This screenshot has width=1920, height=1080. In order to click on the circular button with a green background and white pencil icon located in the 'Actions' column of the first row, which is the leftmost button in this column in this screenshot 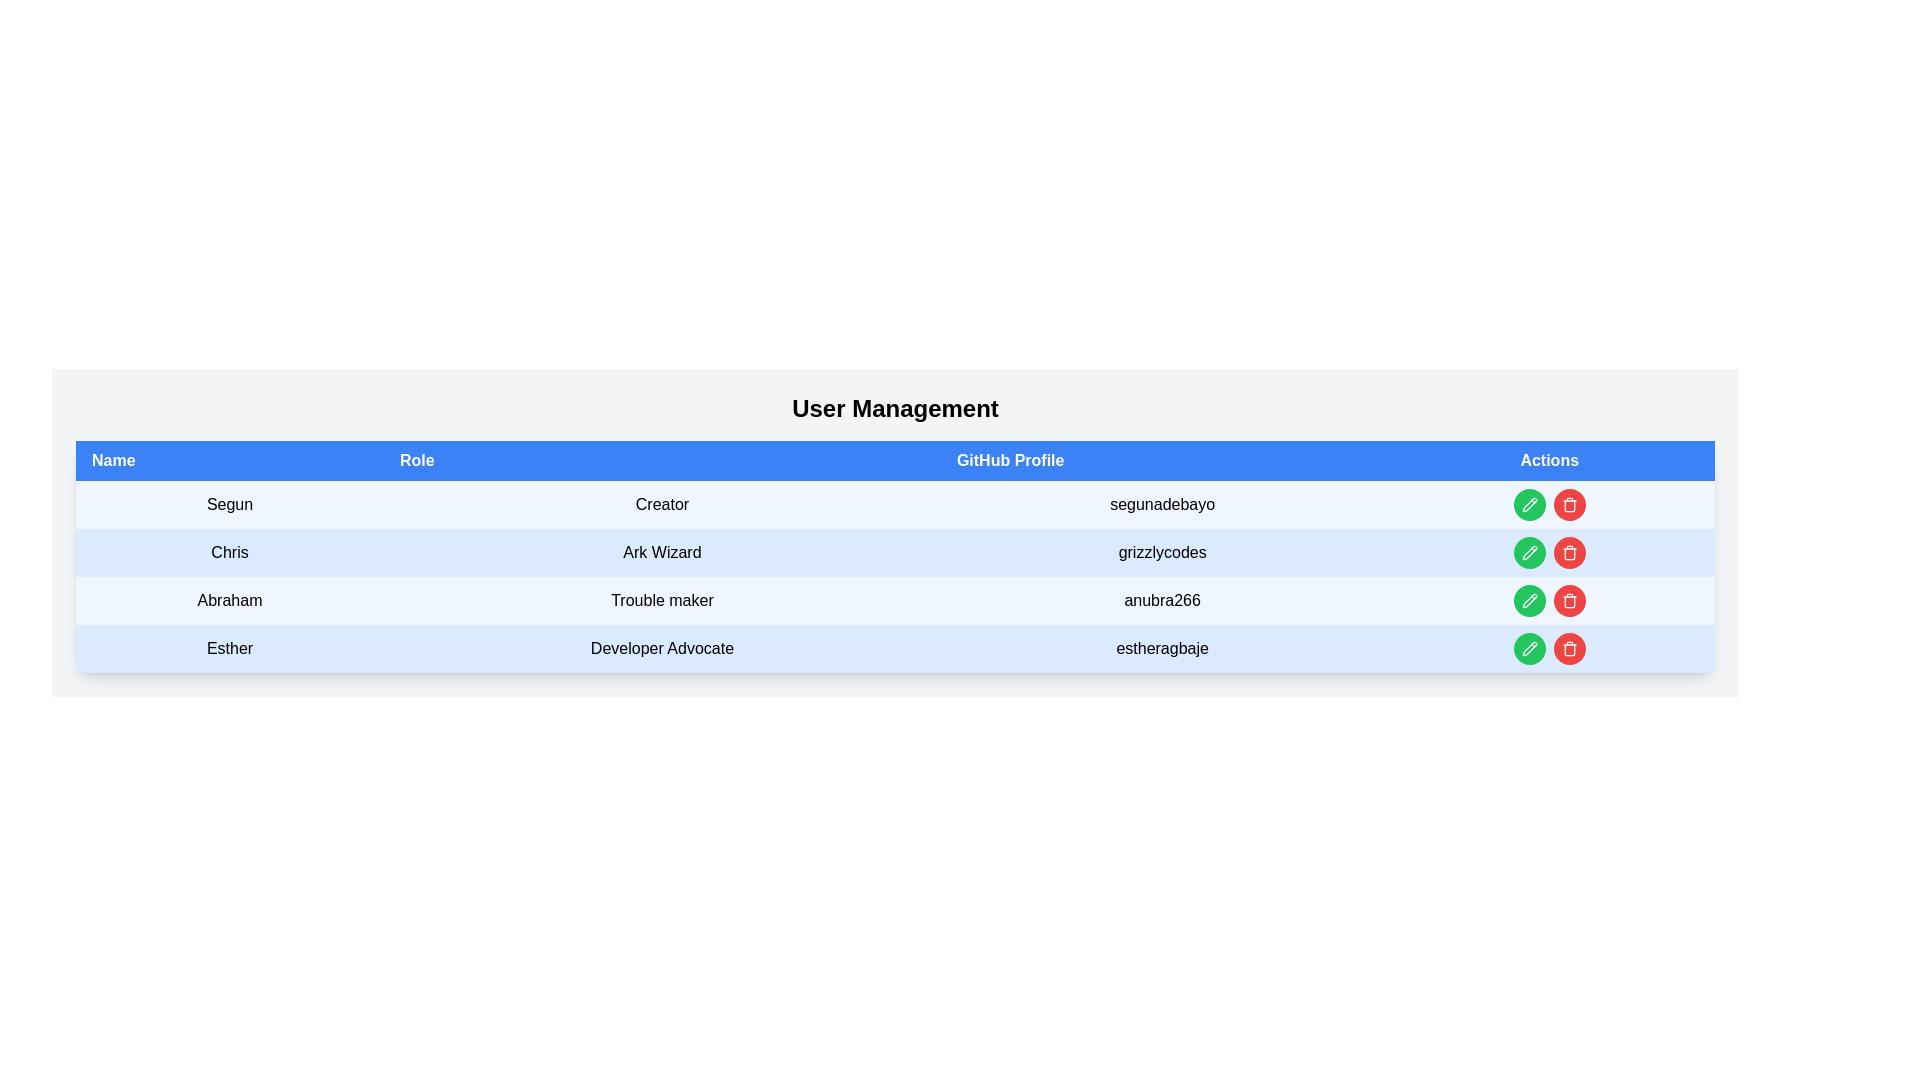, I will do `click(1528, 504)`.